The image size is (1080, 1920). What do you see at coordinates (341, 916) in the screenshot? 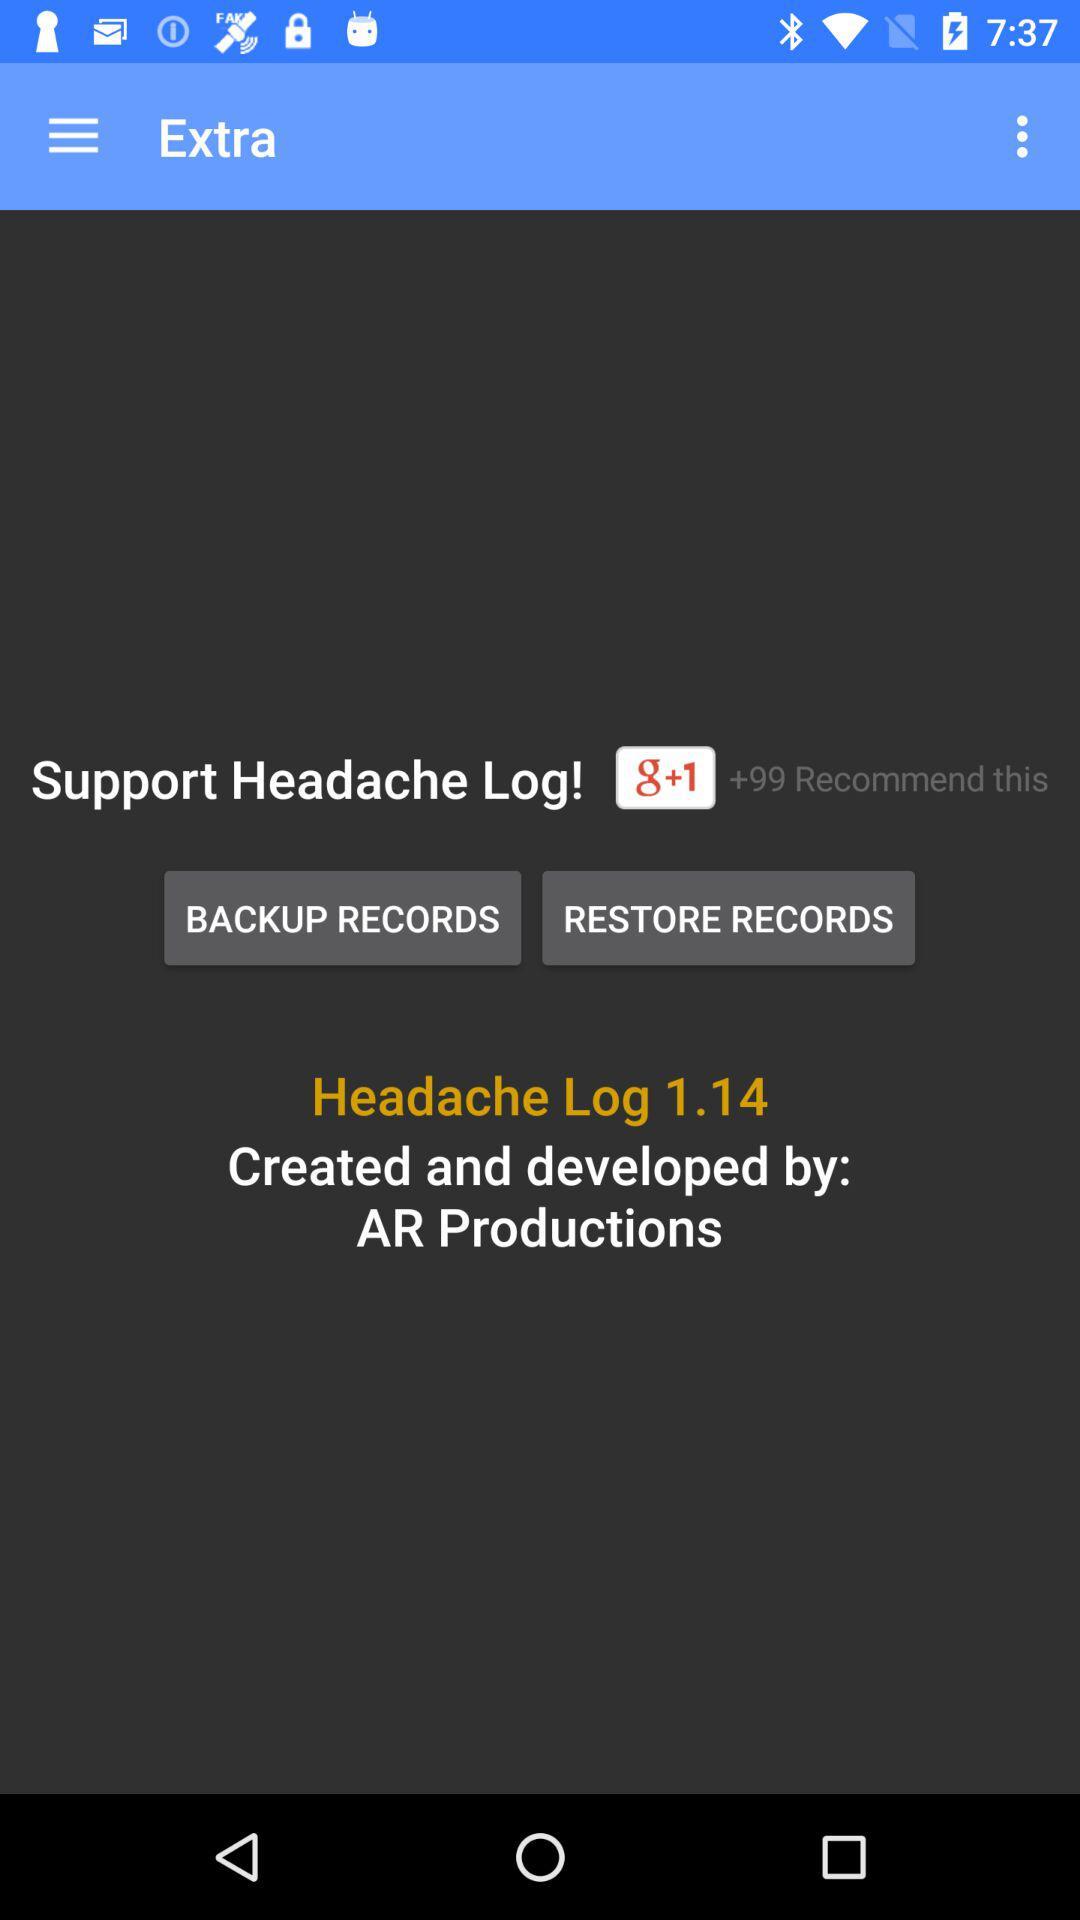
I see `icon above the headache log 1 item` at bounding box center [341, 916].